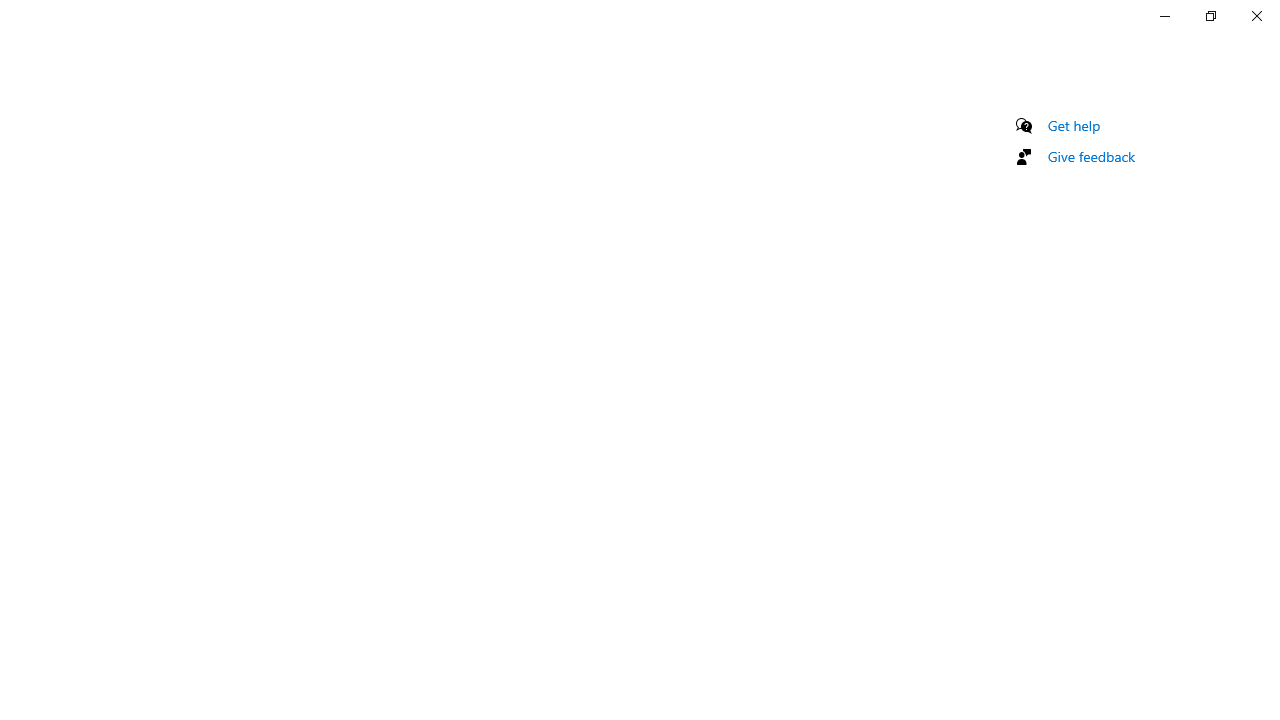 Image resolution: width=1280 pixels, height=720 pixels. I want to click on 'Close Settings', so click(1255, 15).